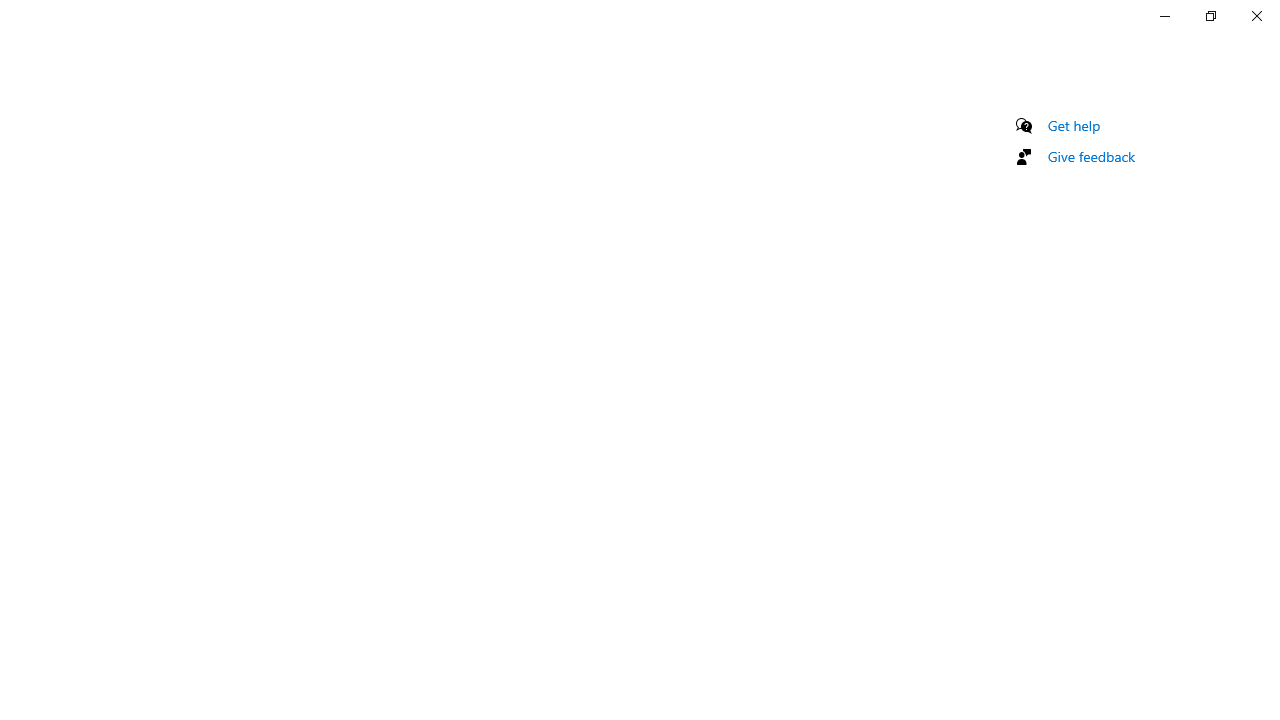 Image resolution: width=1280 pixels, height=720 pixels. I want to click on 'Close Settings', so click(1255, 15).